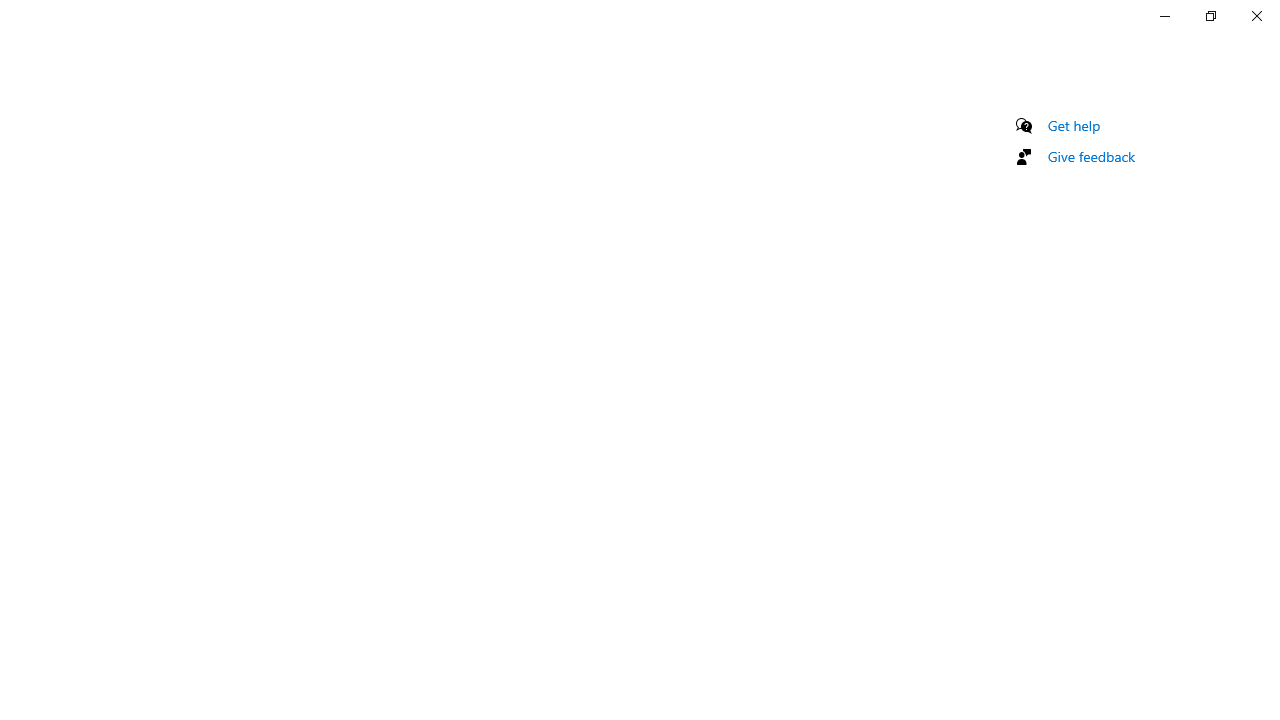 Image resolution: width=1280 pixels, height=720 pixels. I want to click on 'Close Settings', so click(1255, 15).